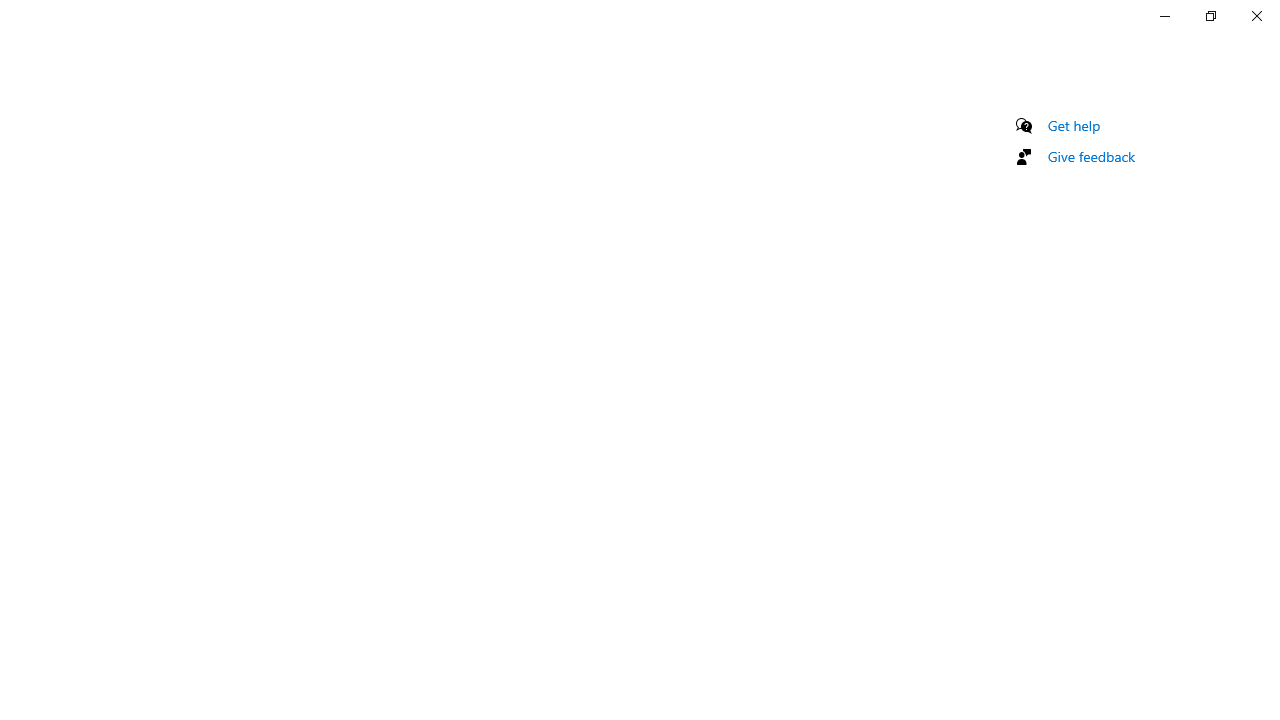 Image resolution: width=1280 pixels, height=720 pixels. I want to click on 'Close Settings', so click(1255, 15).